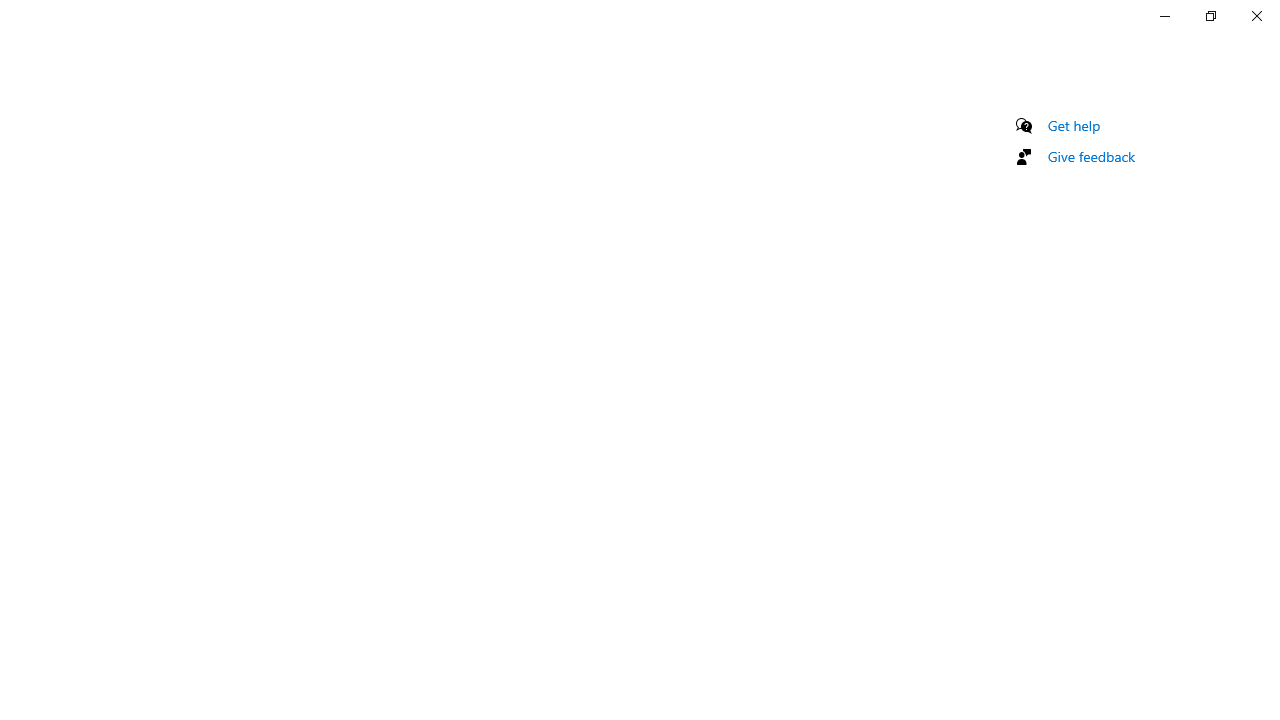 Image resolution: width=1280 pixels, height=720 pixels. I want to click on 'Close Settings', so click(1255, 15).